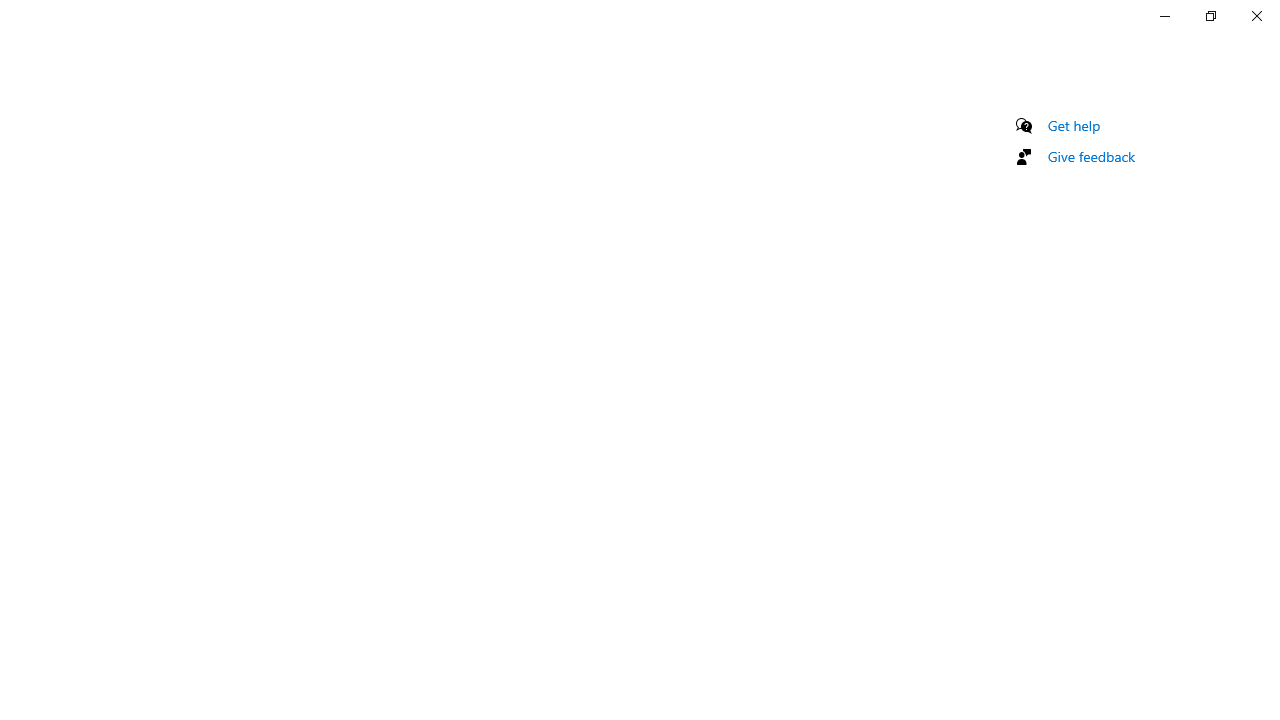 Image resolution: width=1280 pixels, height=720 pixels. I want to click on 'Close Settings', so click(1255, 15).